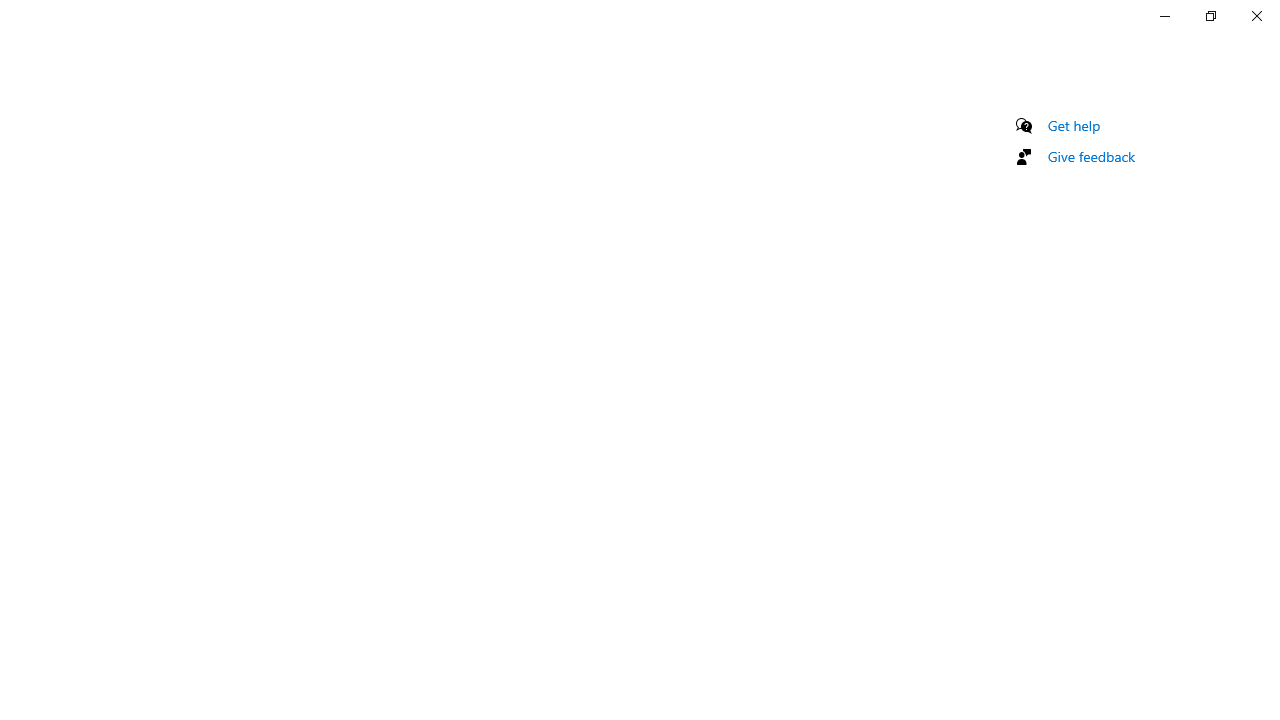 Image resolution: width=1280 pixels, height=720 pixels. I want to click on 'Close Settings', so click(1255, 15).